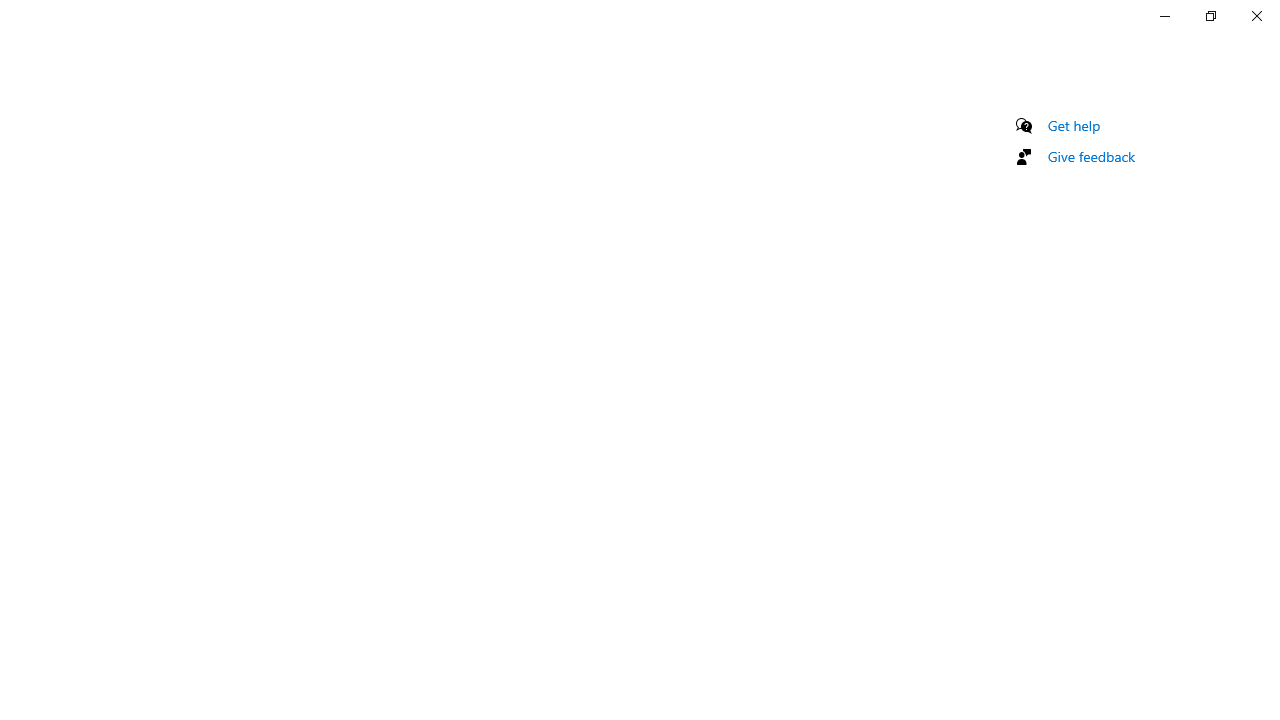 Image resolution: width=1280 pixels, height=720 pixels. I want to click on 'Close Settings', so click(1255, 15).